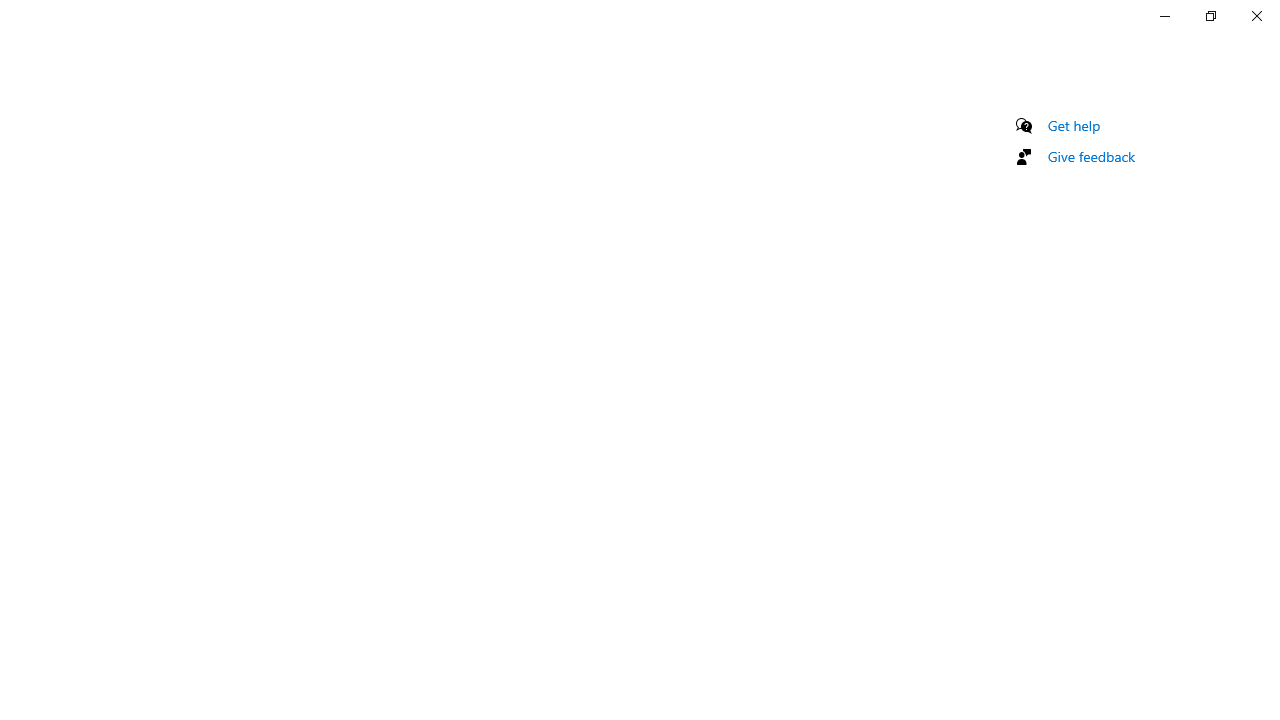 Image resolution: width=1280 pixels, height=720 pixels. I want to click on 'Close Settings', so click(1255, 15).